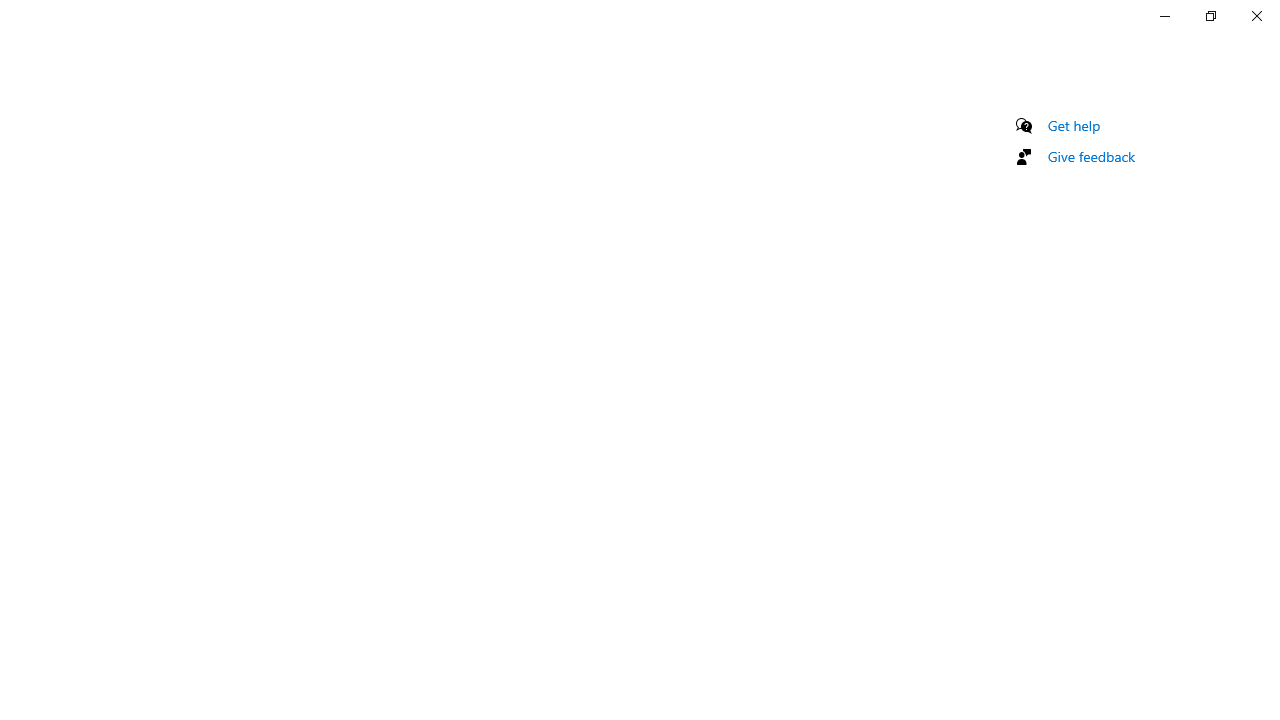 Image resolution: width=1280 pixels, height=720 pixels. I want to click on 'Close Settings', so click(1255, 15).